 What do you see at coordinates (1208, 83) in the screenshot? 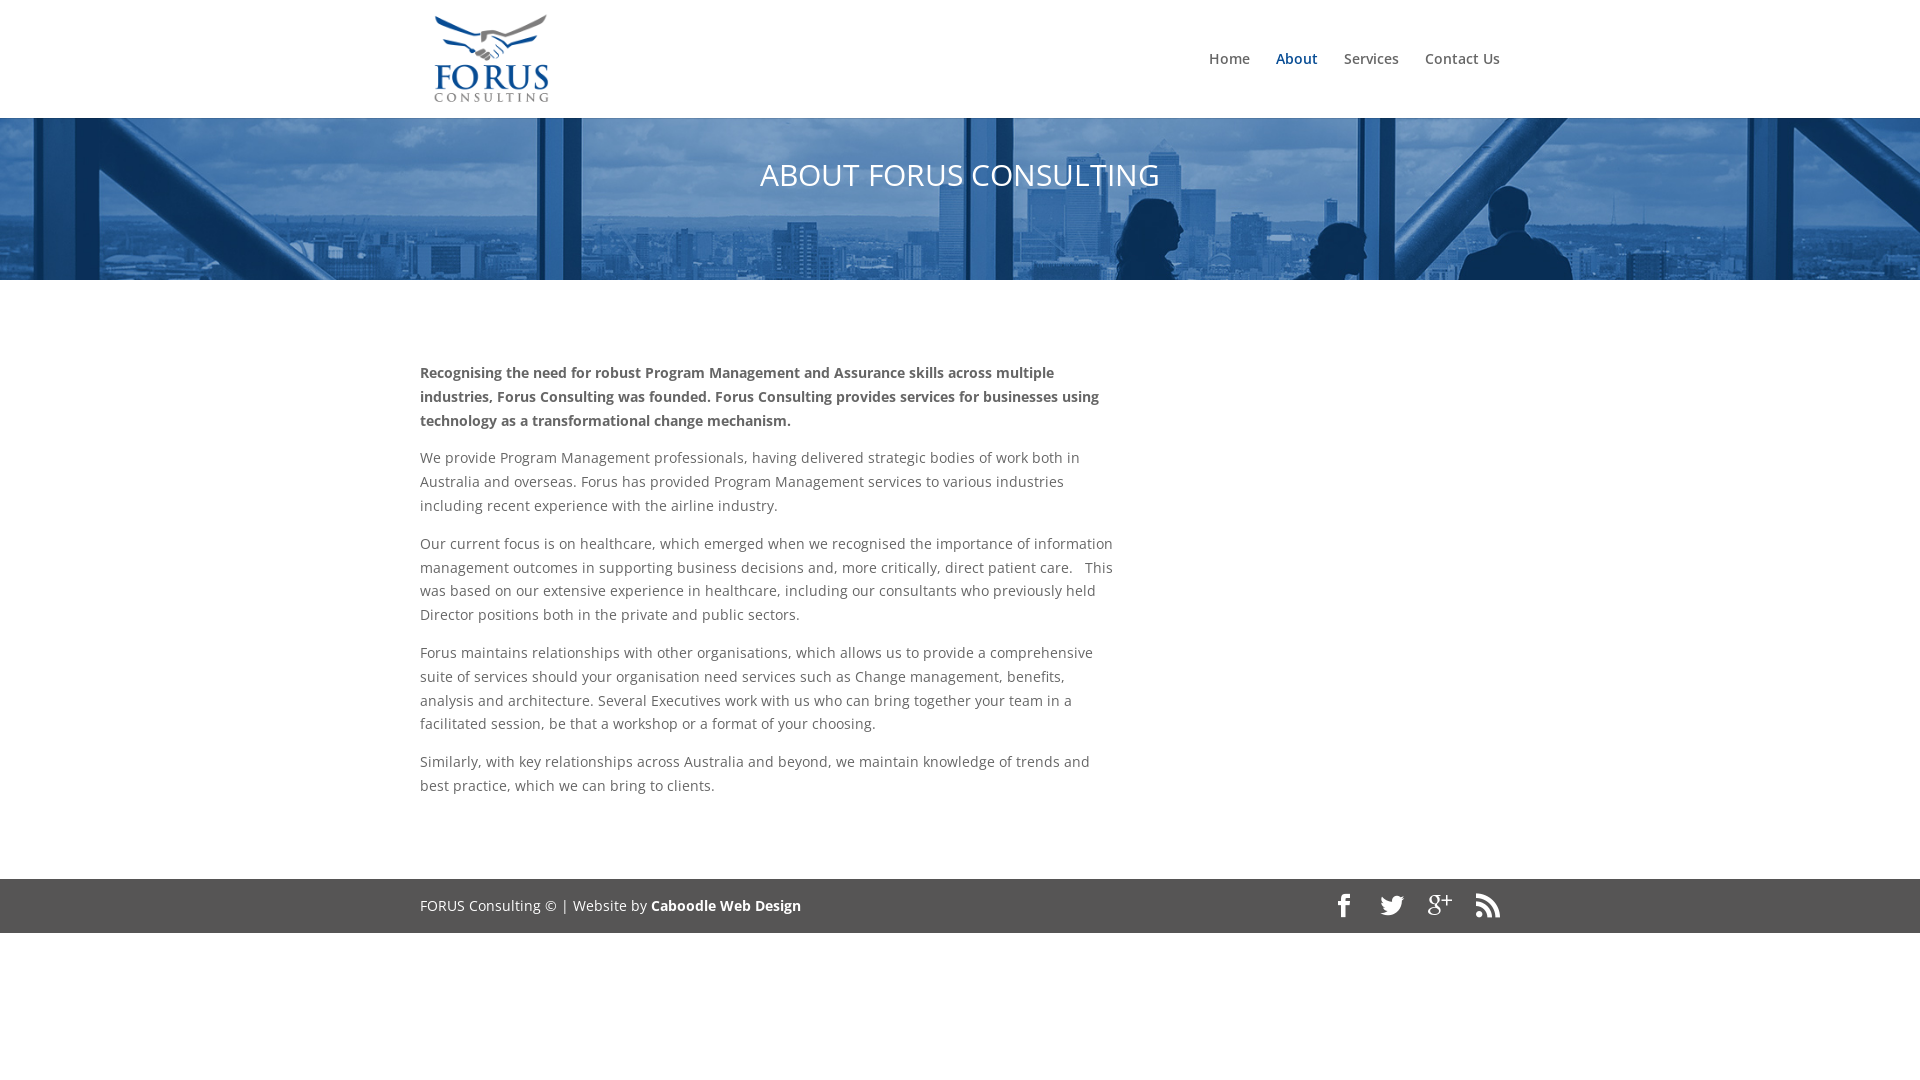
I see `'Home'` at bounding box center [1208, 83].